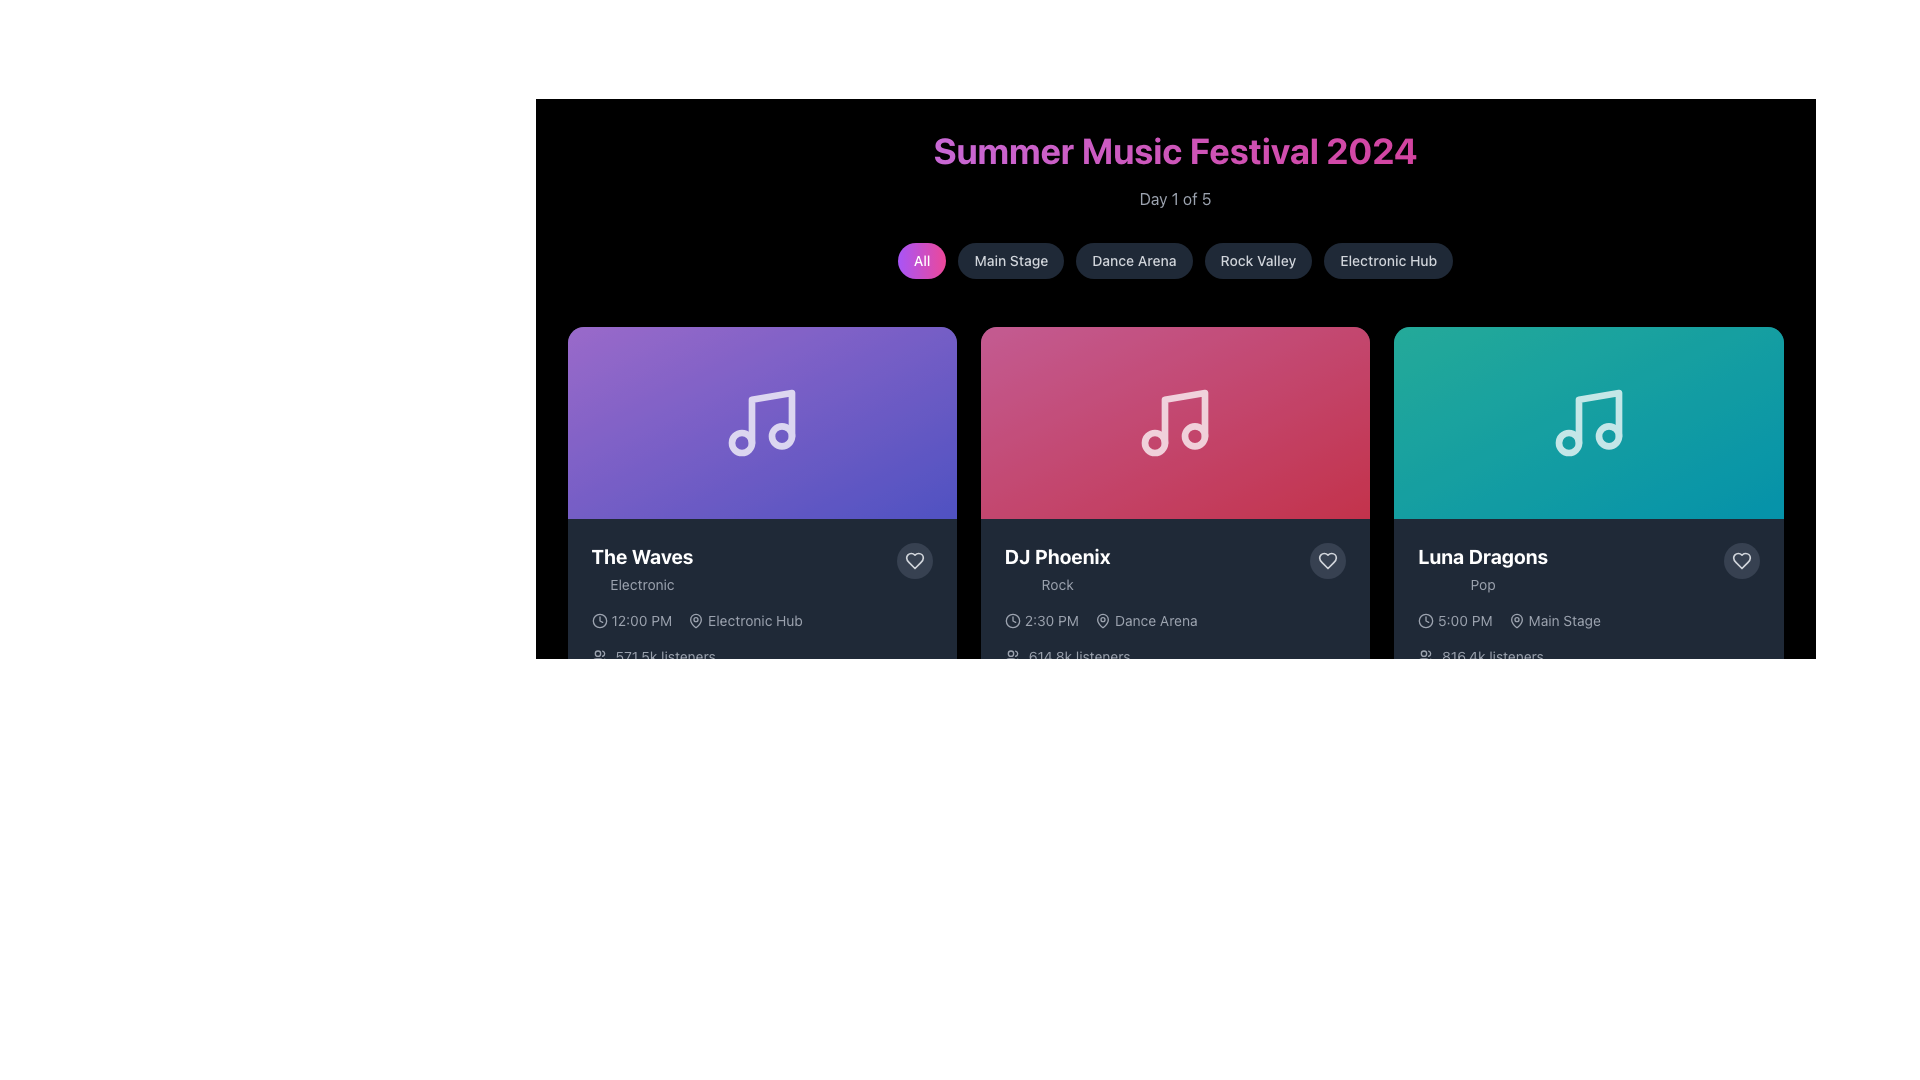 The height and width of the screenshot is (1080, 1920). Describe the element at coordinates (1425, 620) in the screenshot. I see `the clock icon located on the left of the text '5:00 PM' under the performance segment of 'Luna Dragons', positioned in the bottom section of the third card` at that location.